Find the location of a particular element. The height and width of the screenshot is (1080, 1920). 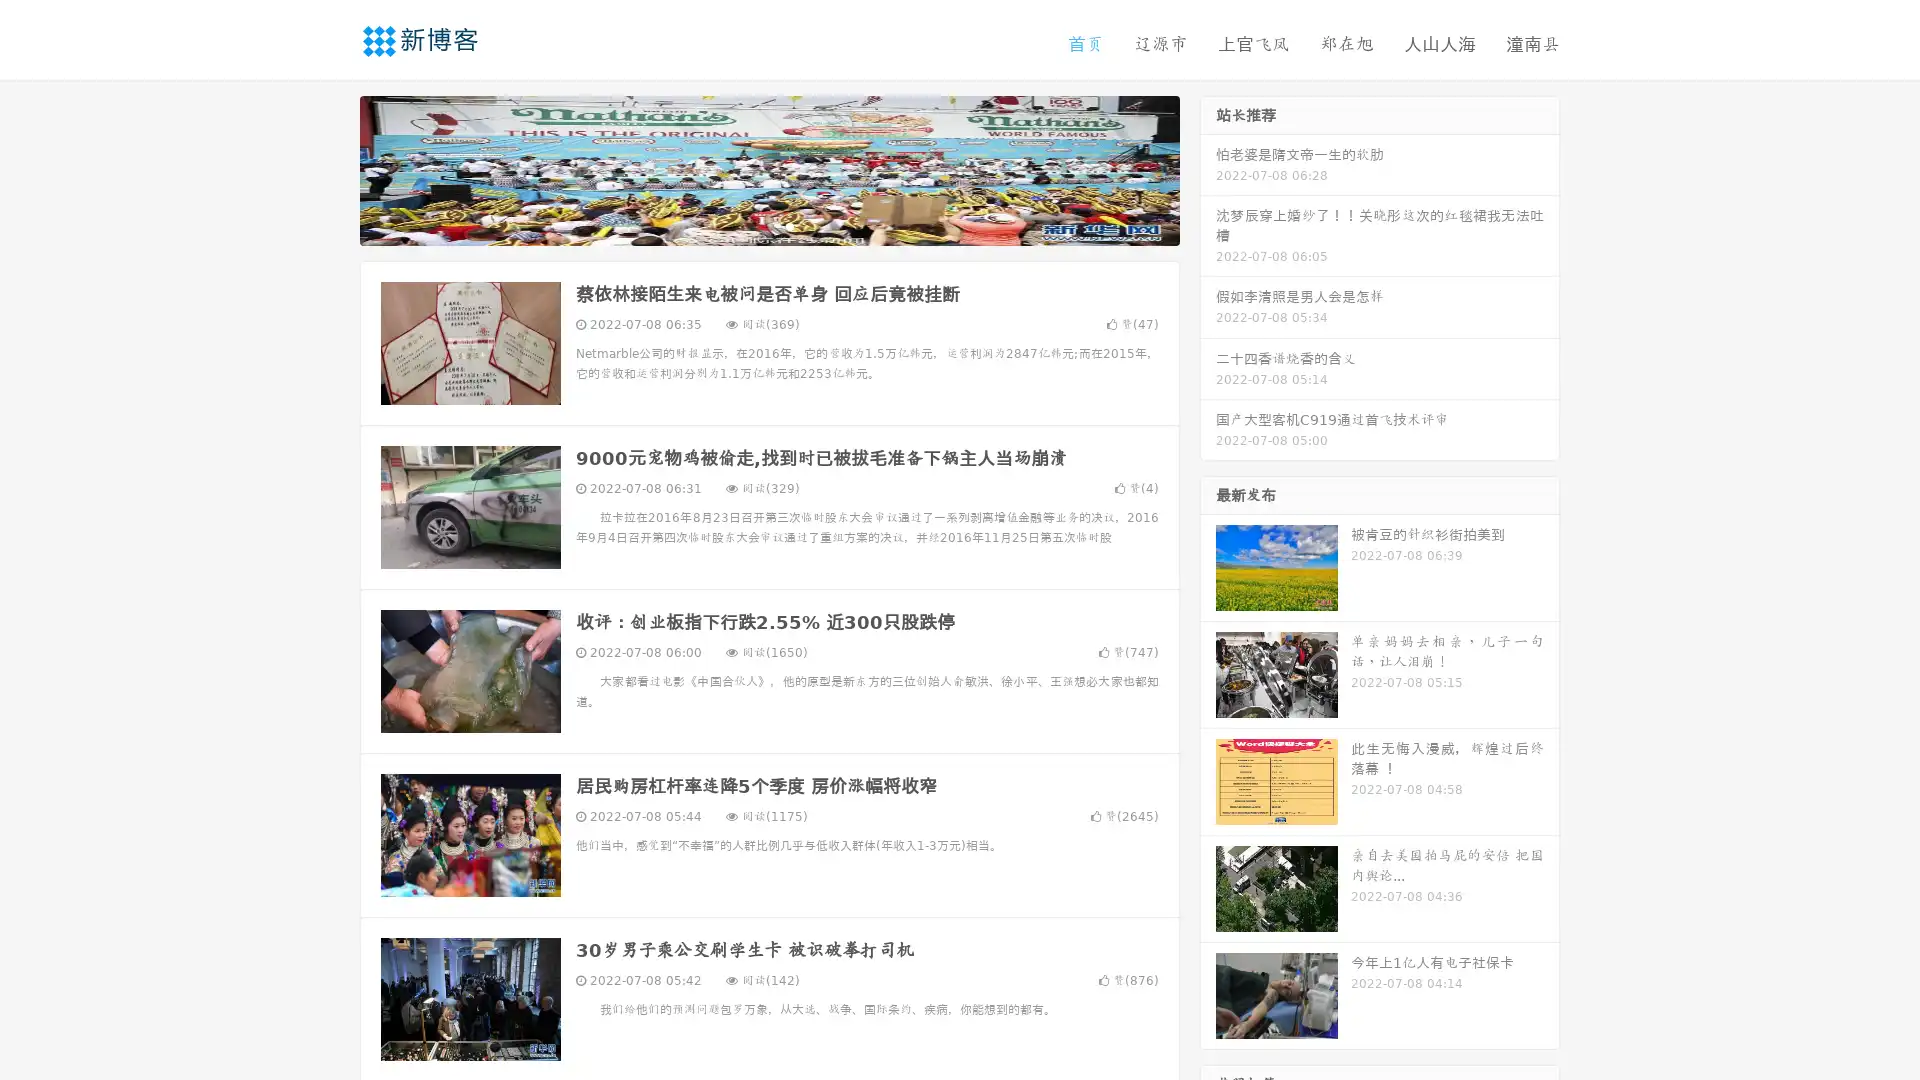

Go to slide 2 is located at coordinates (768, 225).